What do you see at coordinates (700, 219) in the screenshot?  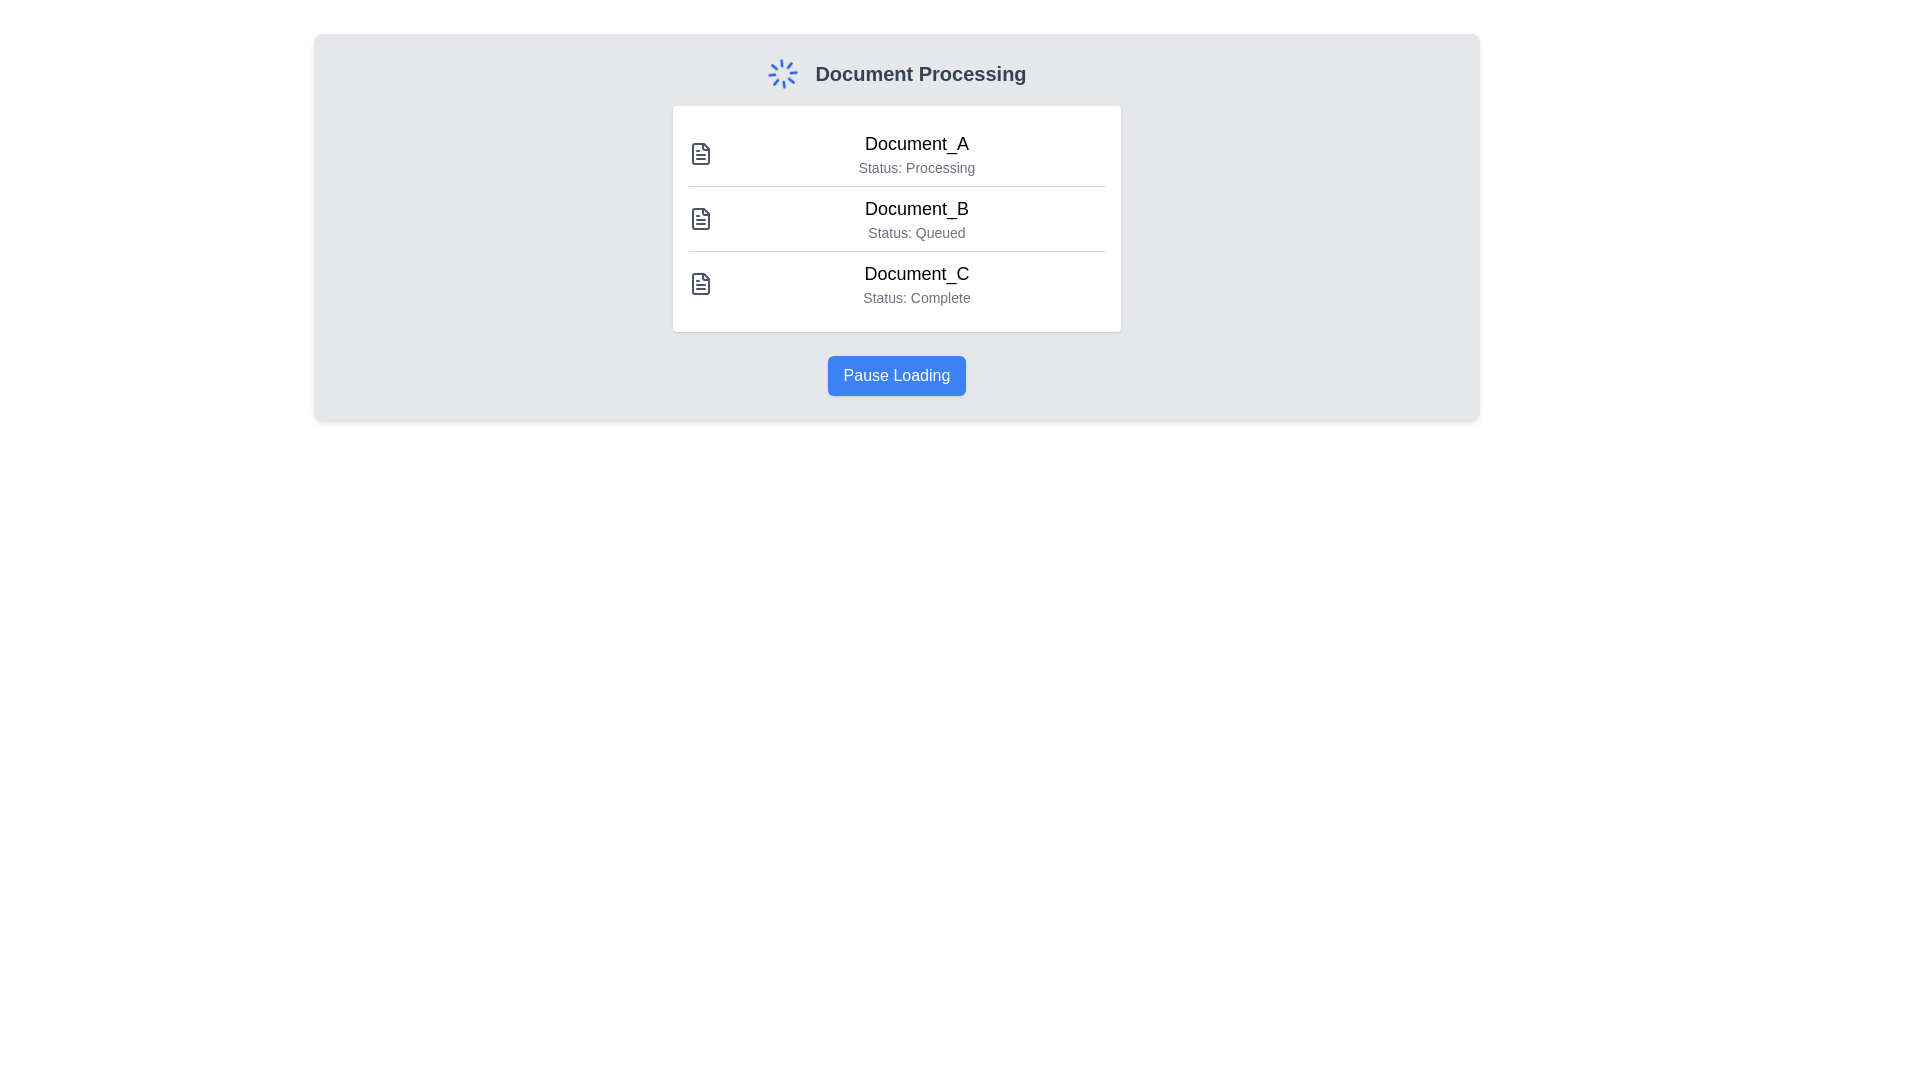 I see `the document icon representing 'Document B', located at the leftmost side of the entry labeled 'Document B'` at bounding box center [700, 219].